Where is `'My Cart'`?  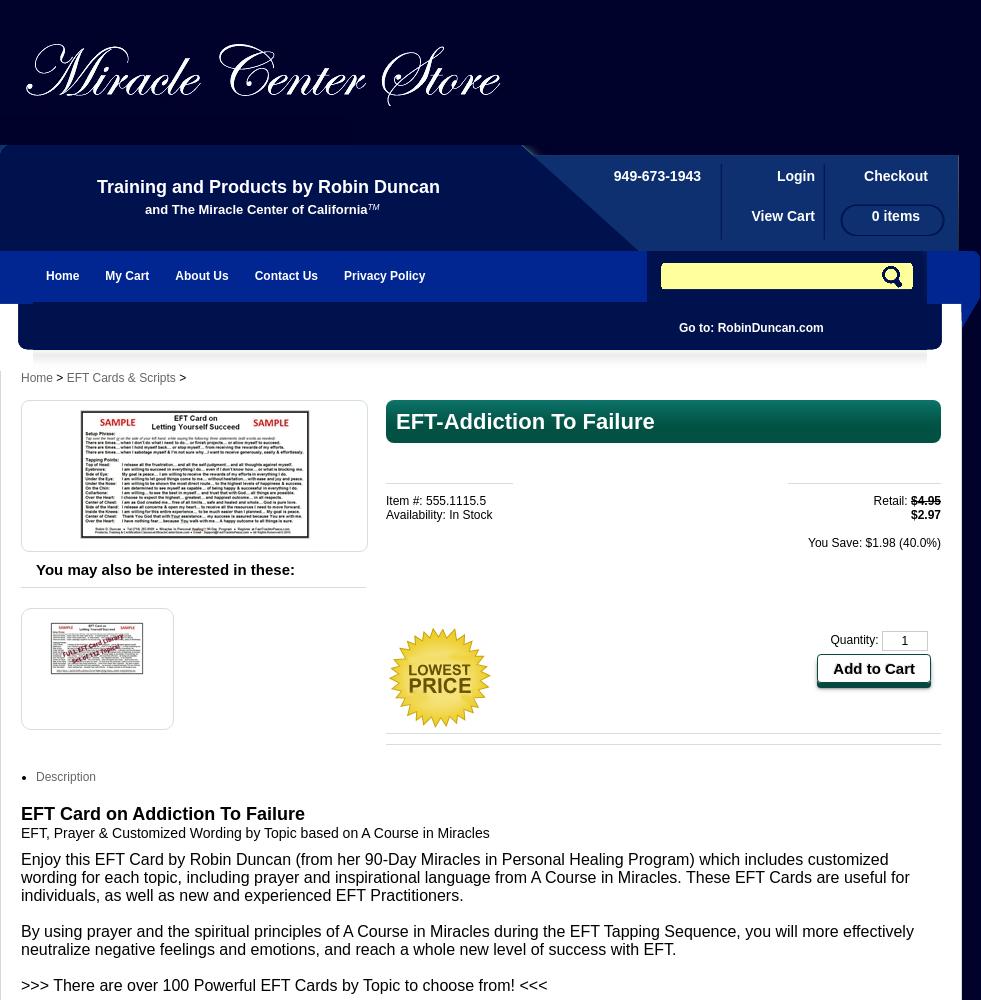
'My Cart' is located at coordinates (126, 276).